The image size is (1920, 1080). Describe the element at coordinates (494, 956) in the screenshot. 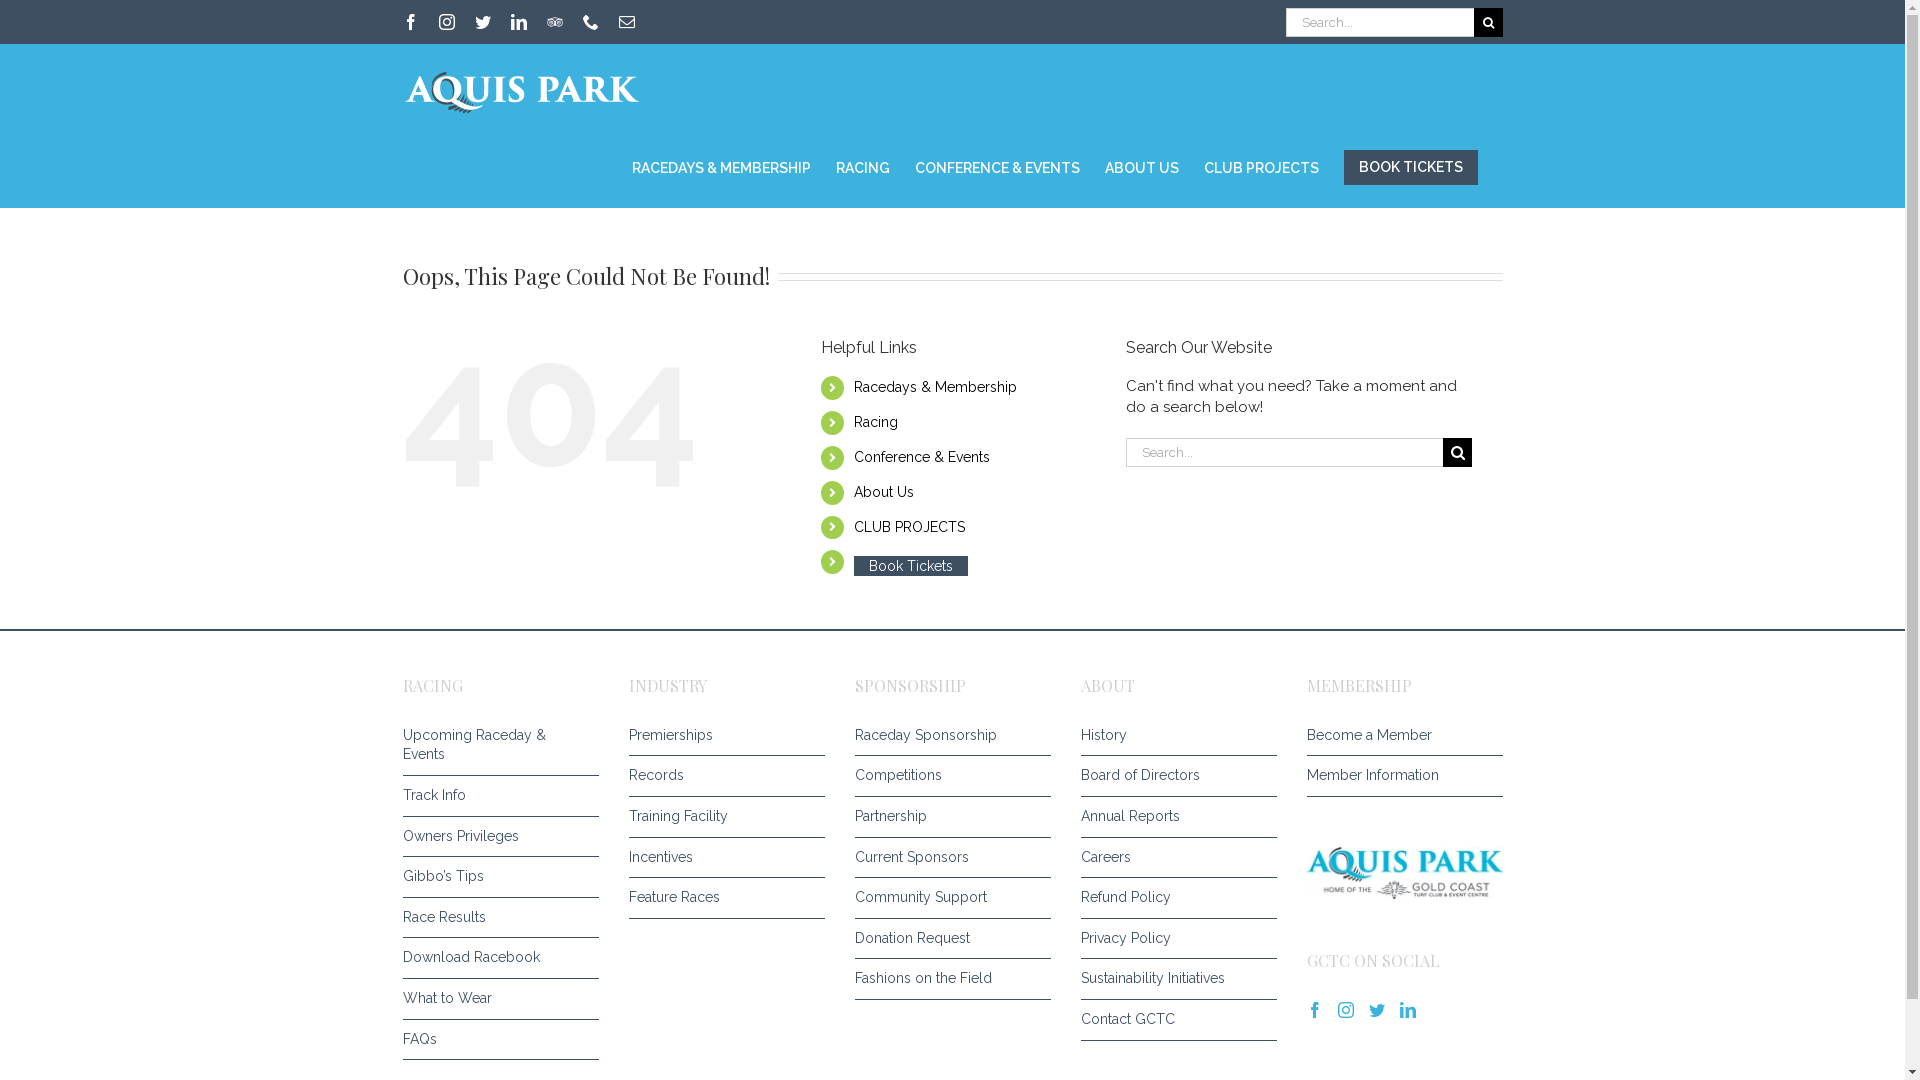

I see `'Download Racebook'` at that location.